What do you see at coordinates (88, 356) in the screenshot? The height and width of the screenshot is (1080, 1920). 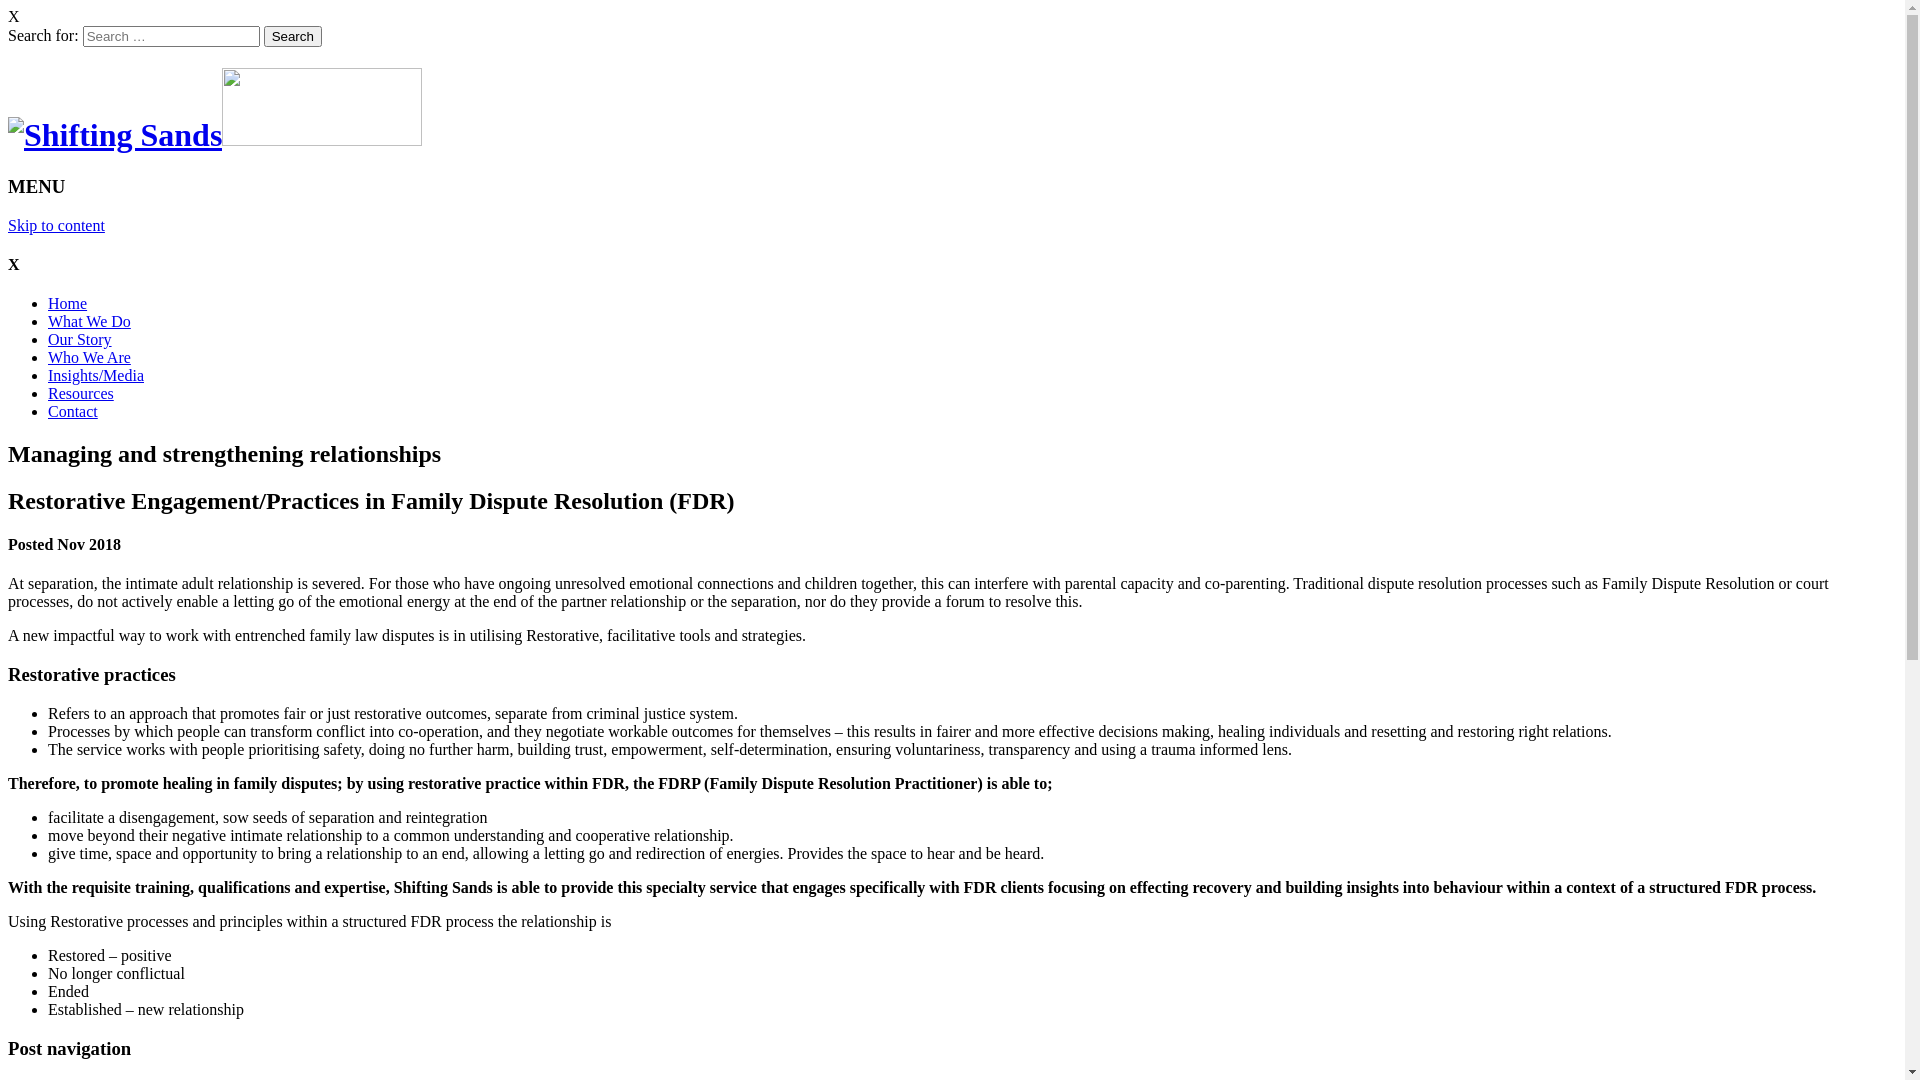 I see `'Who We Are'` at bounding box center [88, 356].